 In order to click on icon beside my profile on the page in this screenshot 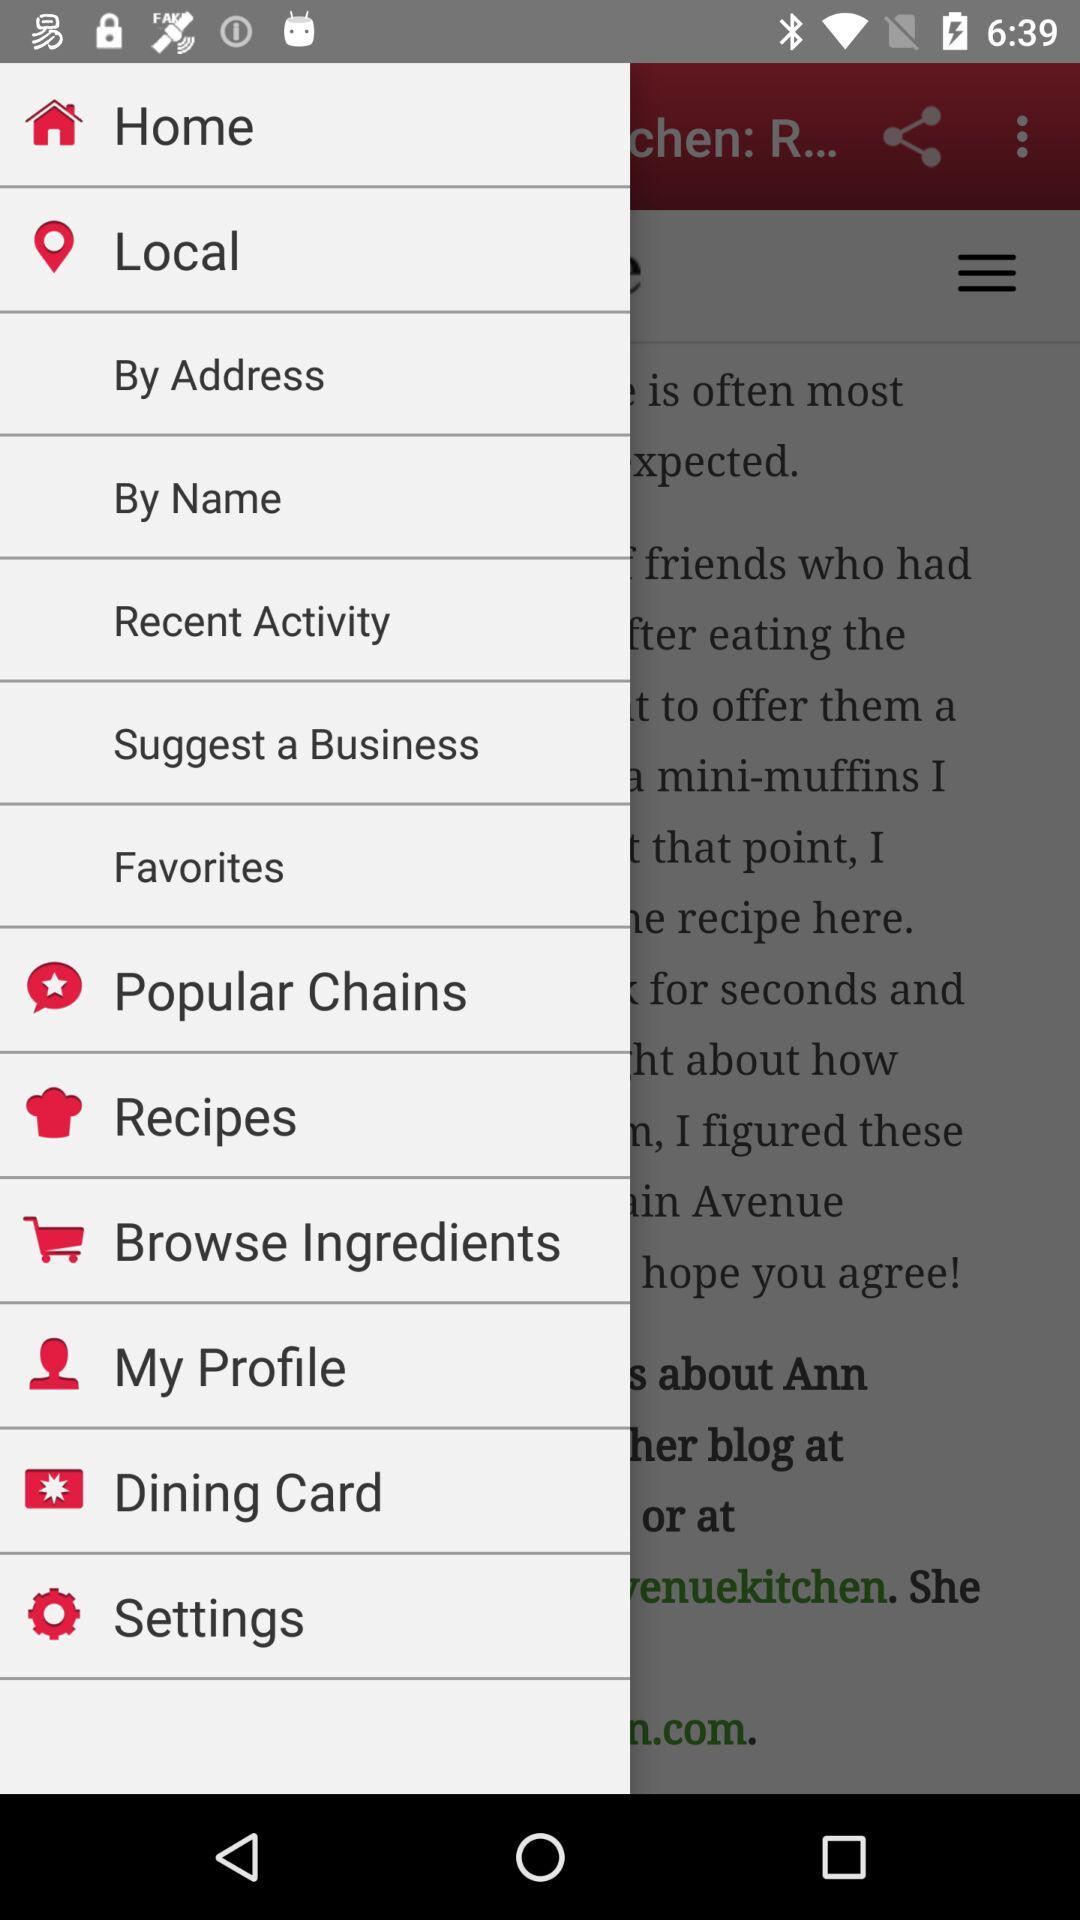, I will do `click(53, 1362)`.